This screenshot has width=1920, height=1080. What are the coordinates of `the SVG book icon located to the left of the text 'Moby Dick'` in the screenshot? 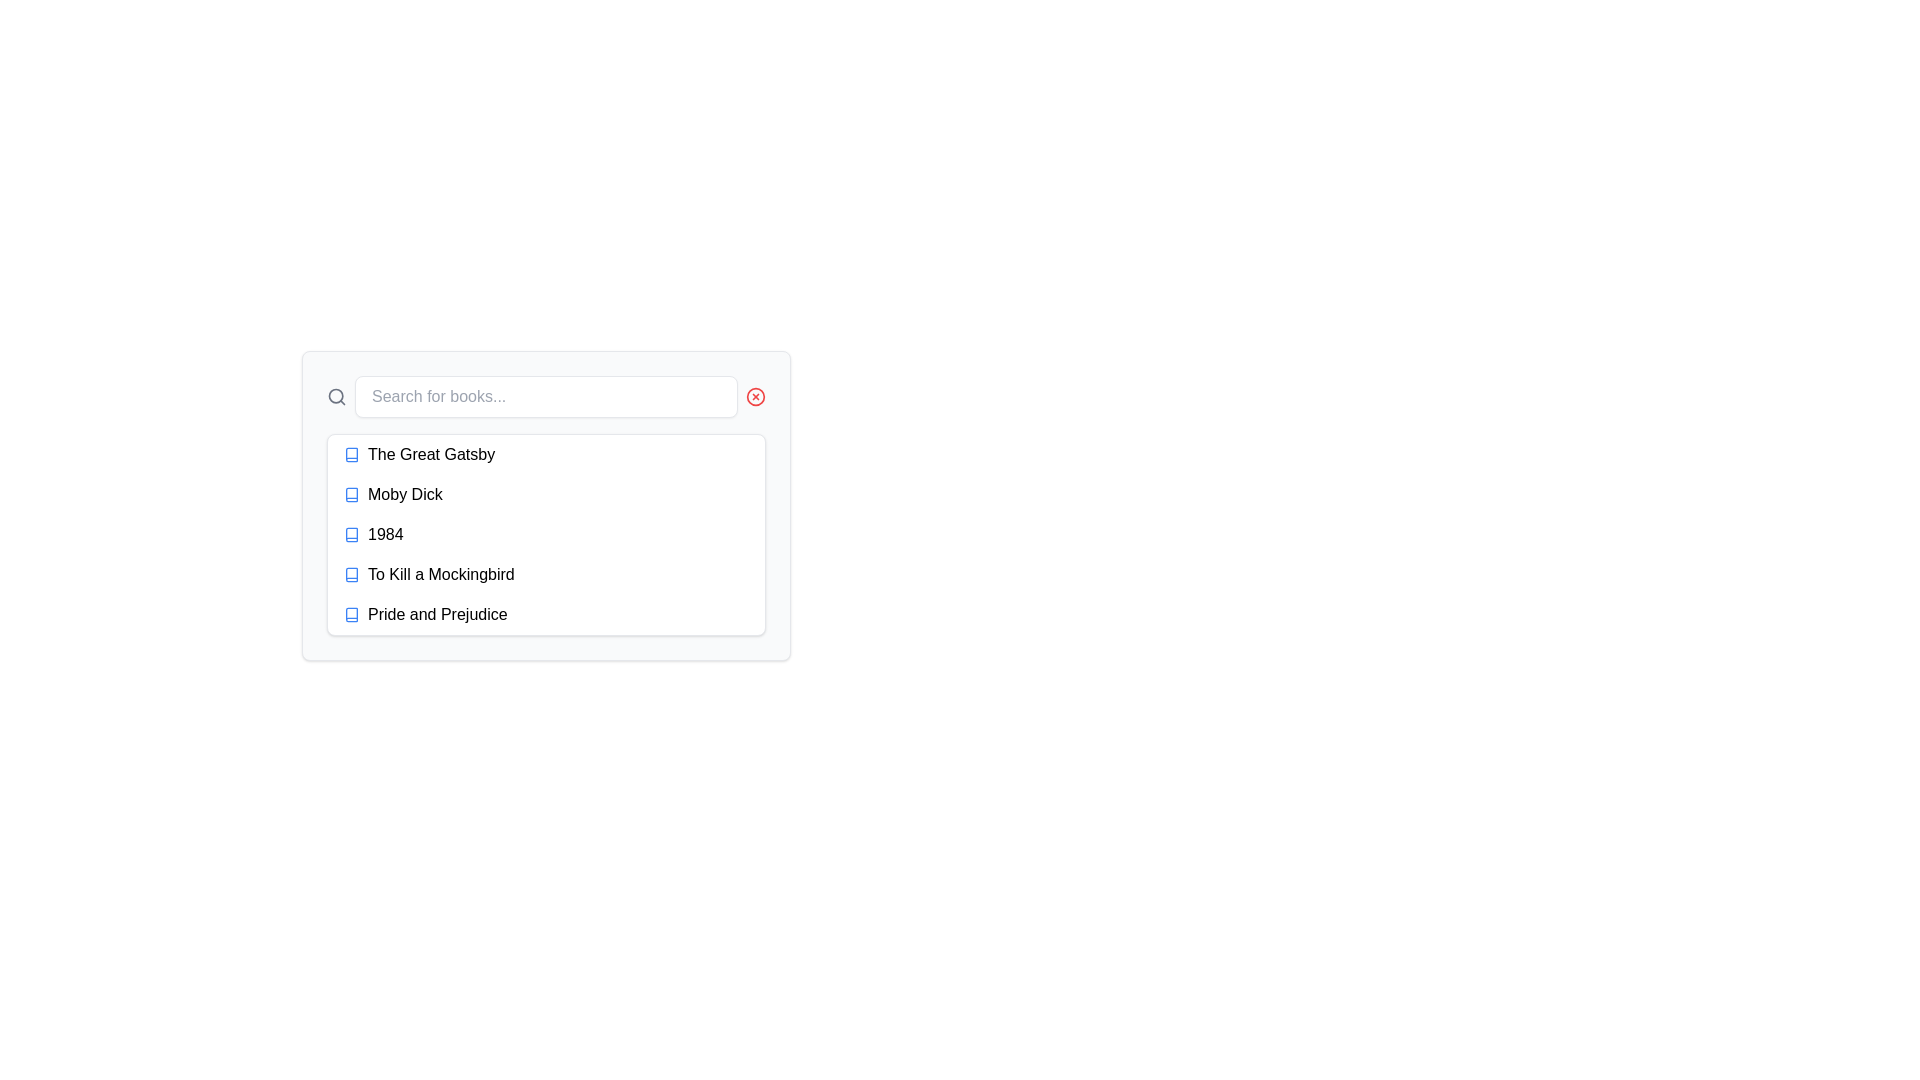 It's located at (351, 494).